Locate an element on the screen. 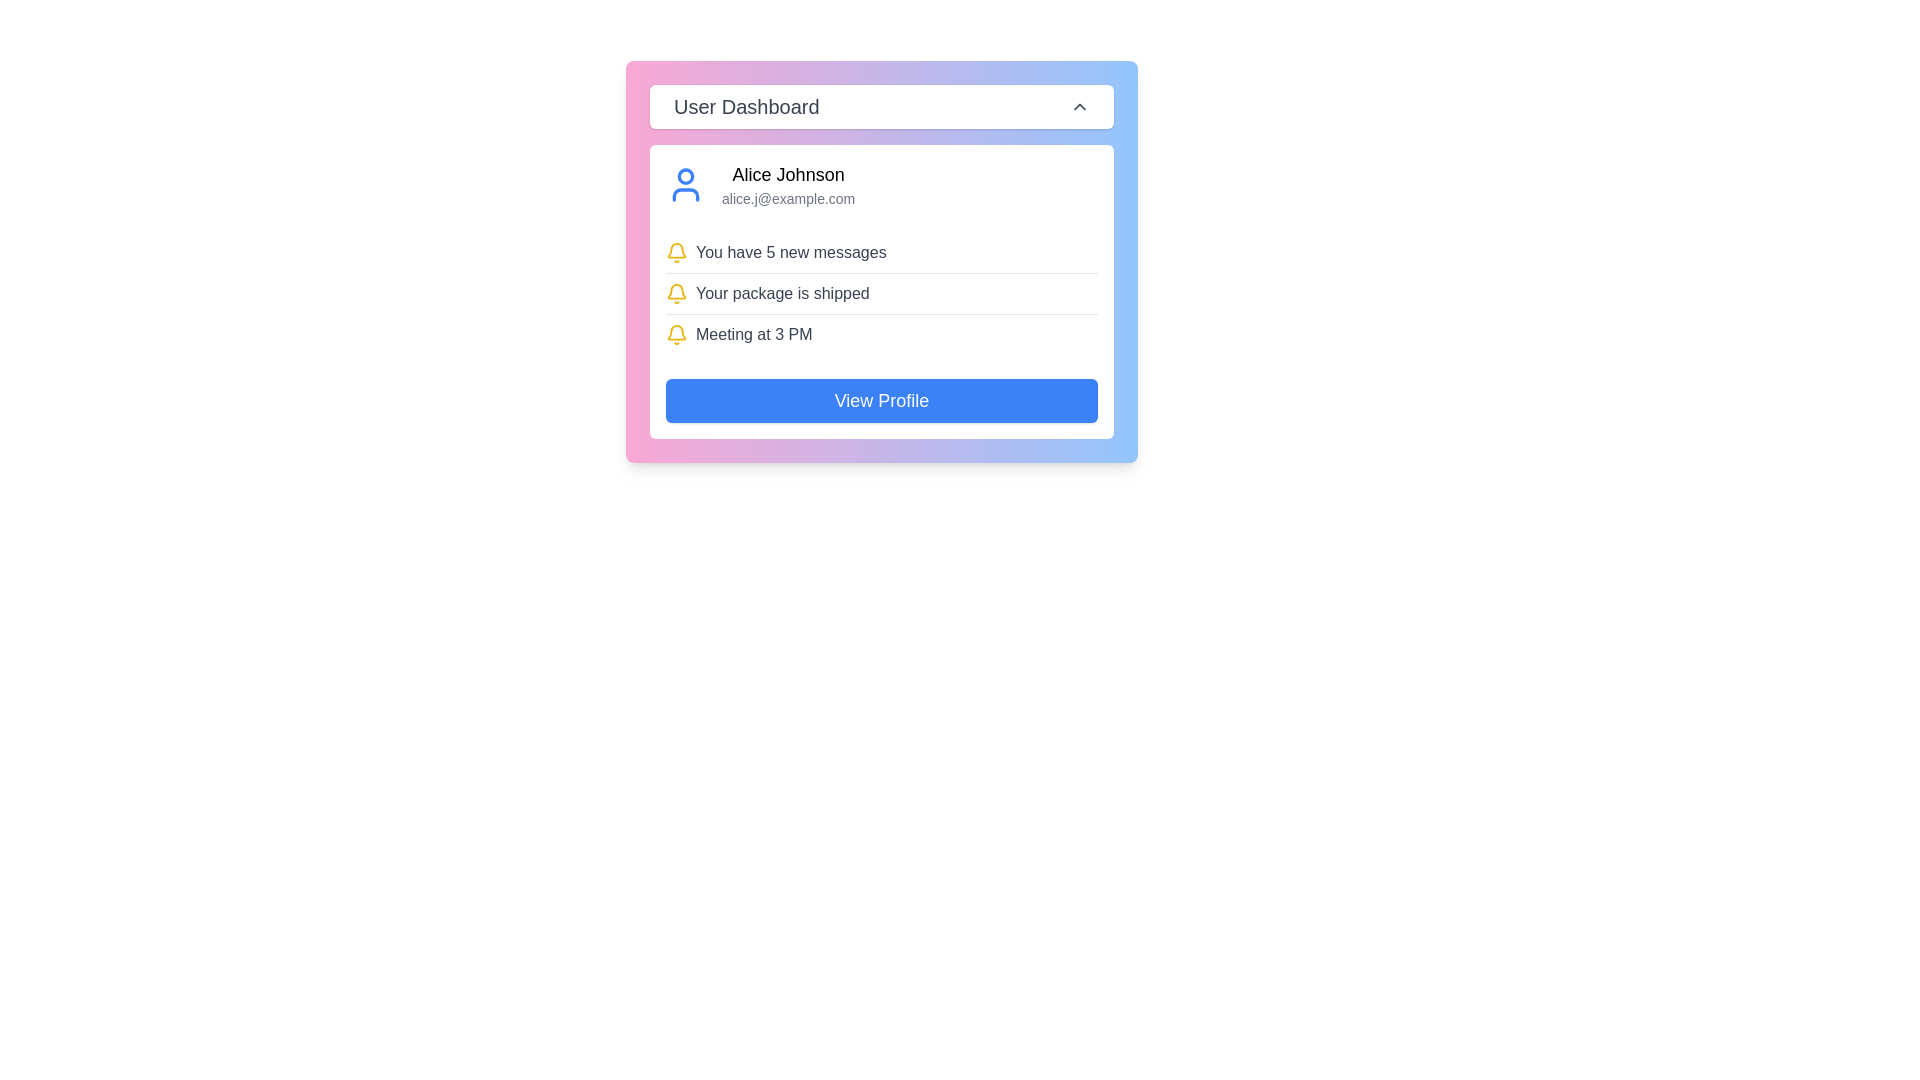 The image size is (1920, 1080). the user information section to inspect the details is located at coordinates (786, 185).